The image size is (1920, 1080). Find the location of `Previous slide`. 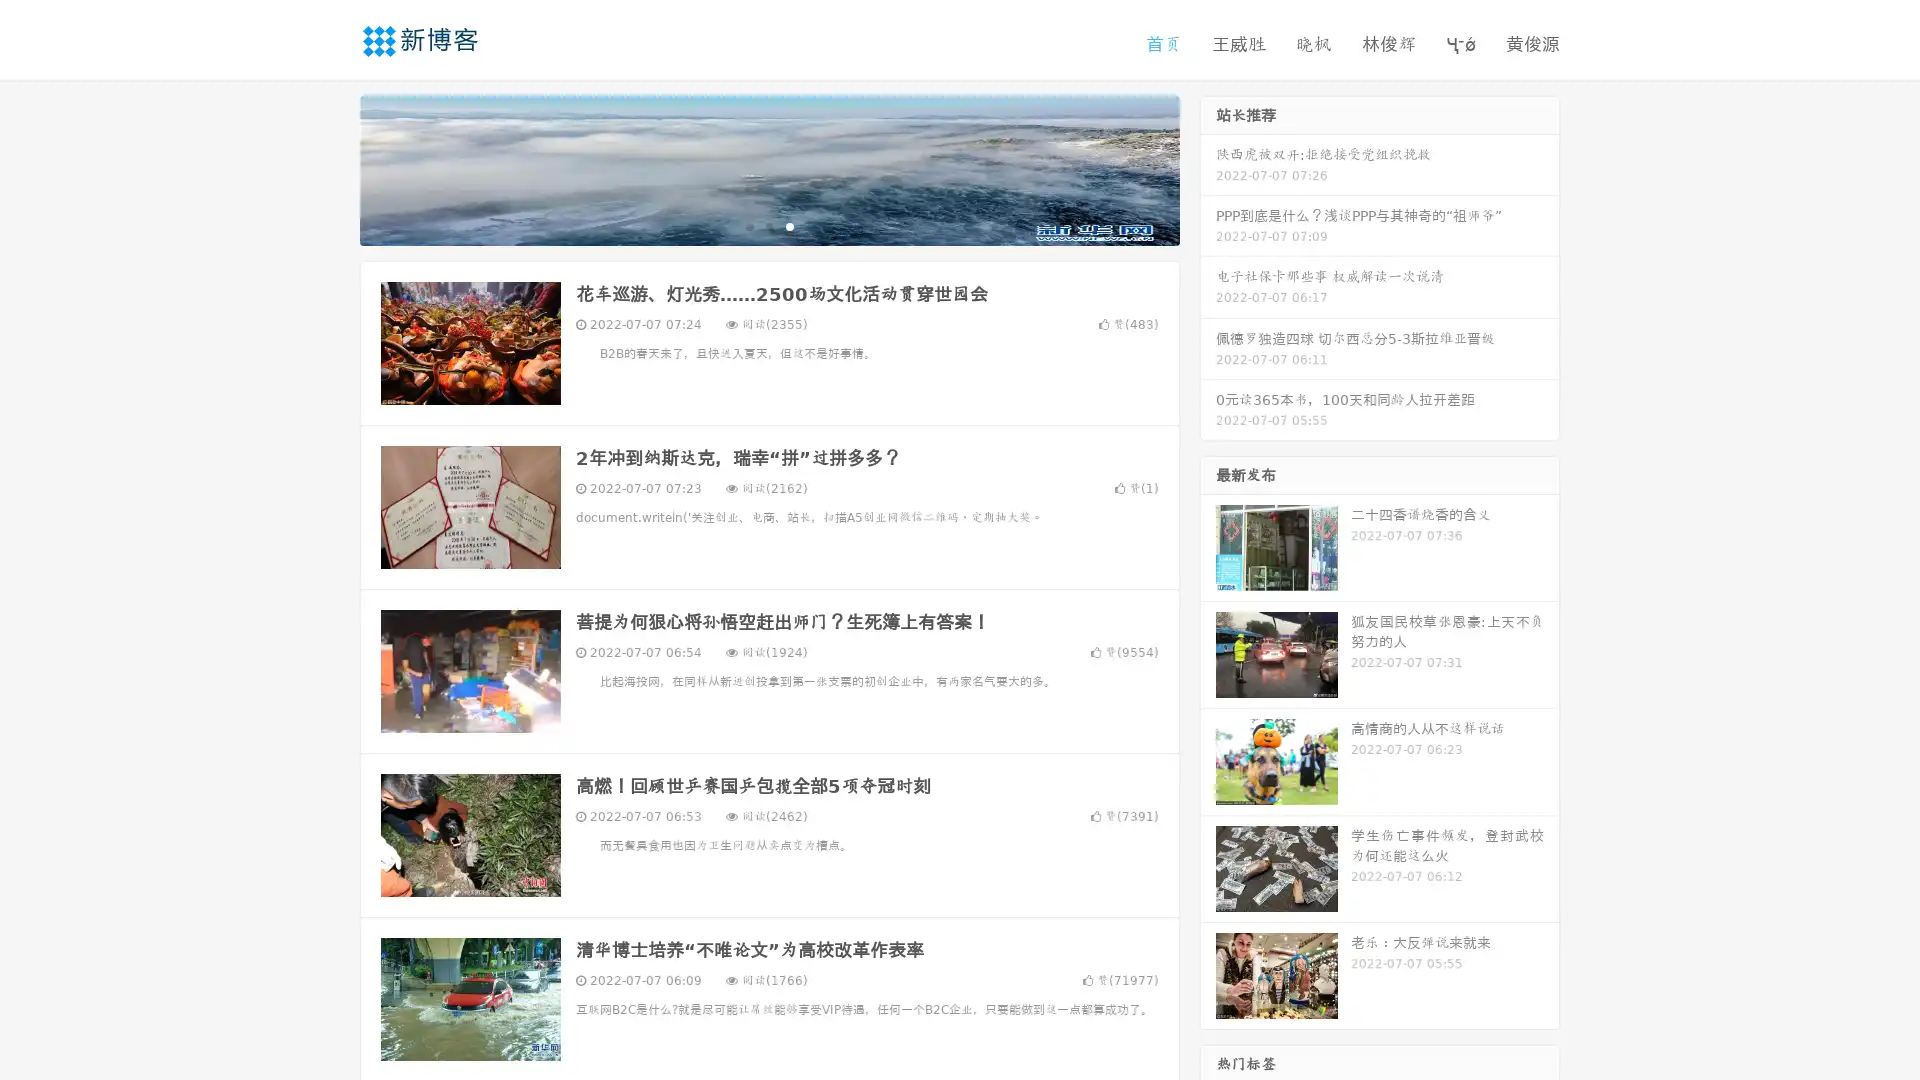

Previous slide is located at coordinates (330, 168).